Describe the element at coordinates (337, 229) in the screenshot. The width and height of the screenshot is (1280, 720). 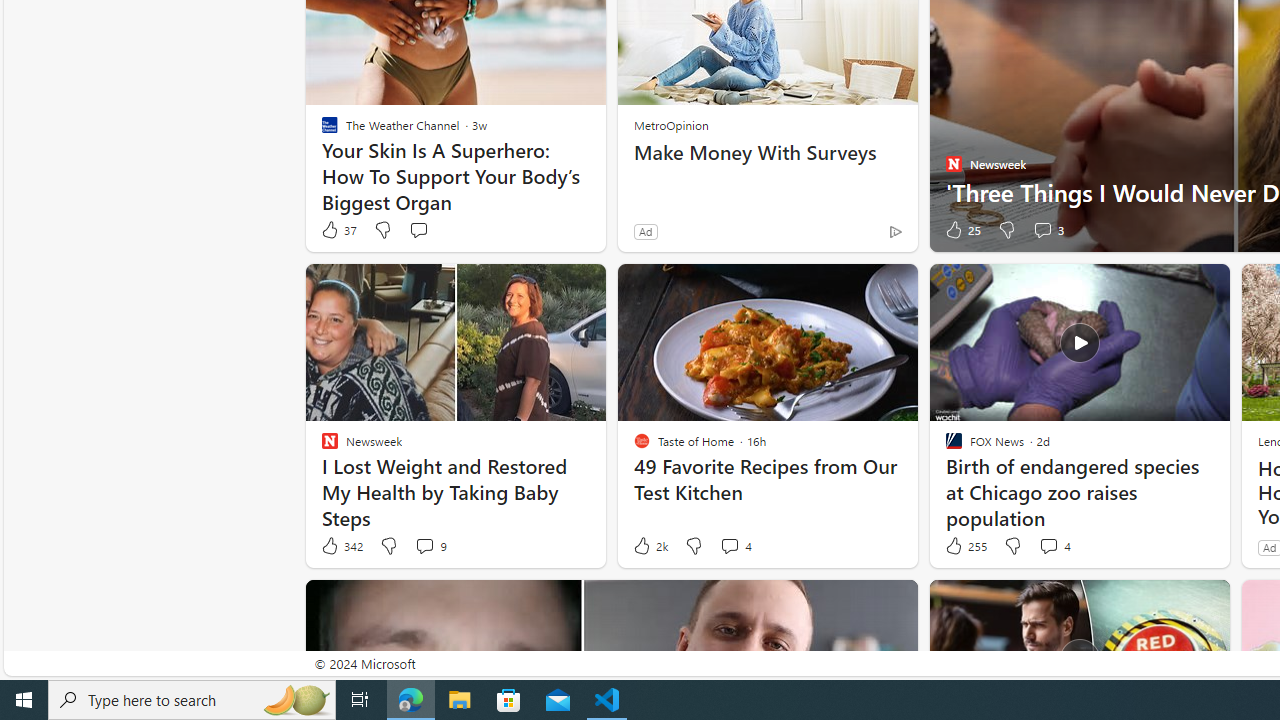
I see `'37 Like'` at that location.